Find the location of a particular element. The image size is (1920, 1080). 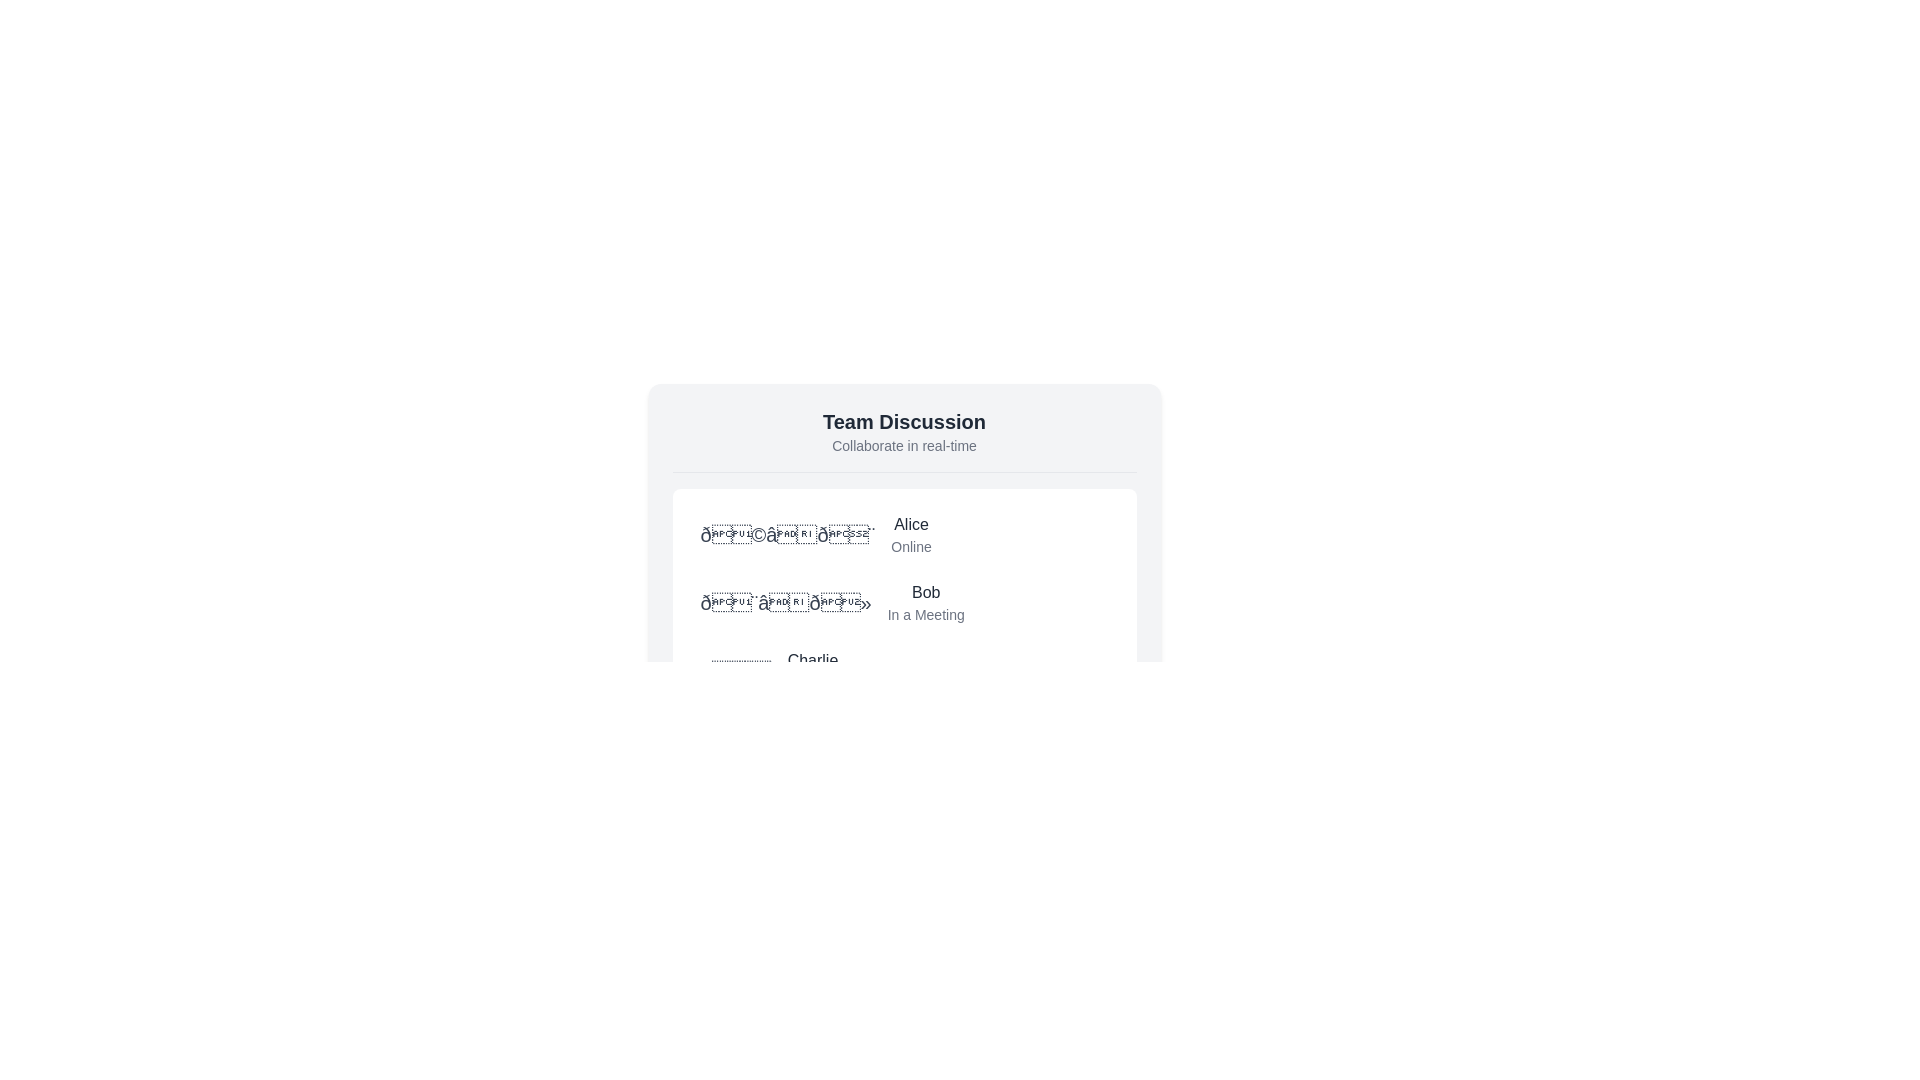

the first emoji element styled with text-gray-700 and text-xl, which is positioned before the text 'Bob' and 'In a Meeting' in the user items list is located at coordinates (785, 601).